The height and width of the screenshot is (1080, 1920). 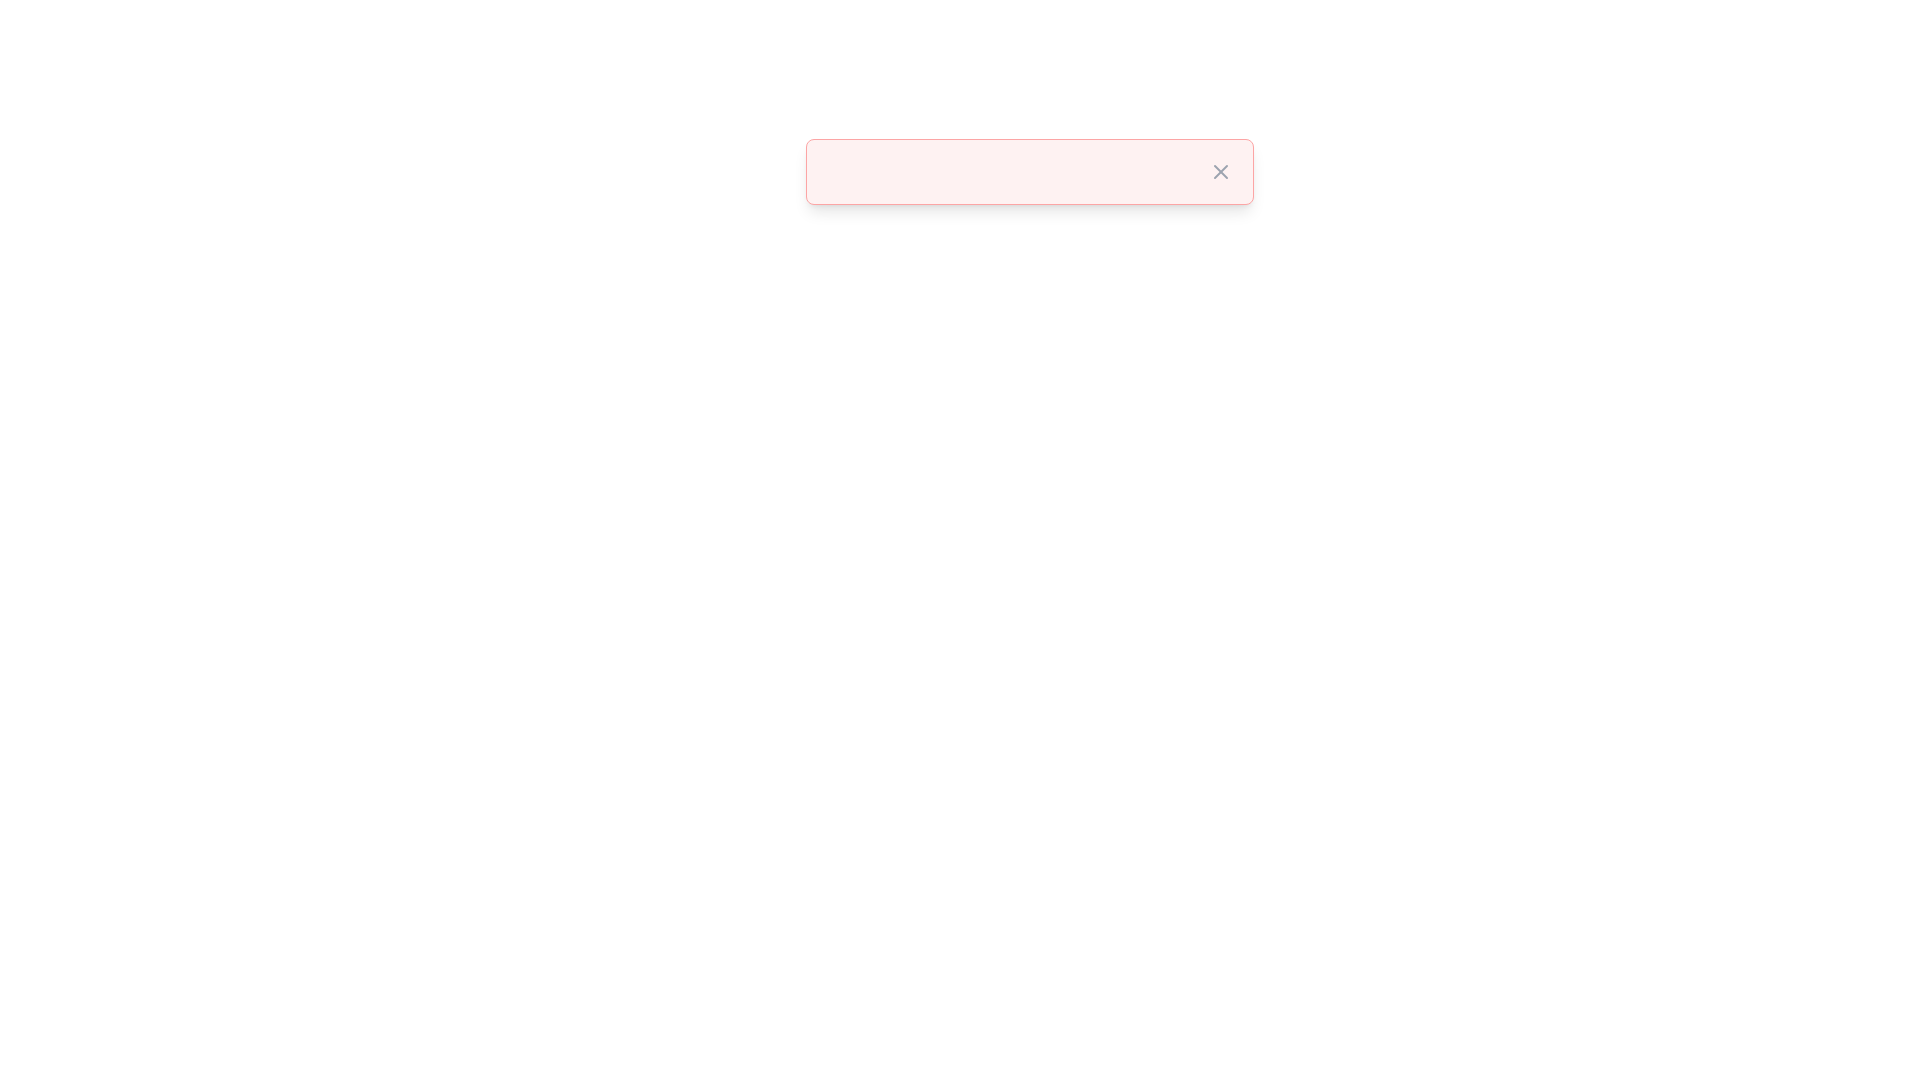 What do you see at coordinates (1219, 171) in the screenshot?
I see `the interactive 'X' button located at the far right end of the horizontal layout for keyboard interaction` at bounding box center [1219, 171].